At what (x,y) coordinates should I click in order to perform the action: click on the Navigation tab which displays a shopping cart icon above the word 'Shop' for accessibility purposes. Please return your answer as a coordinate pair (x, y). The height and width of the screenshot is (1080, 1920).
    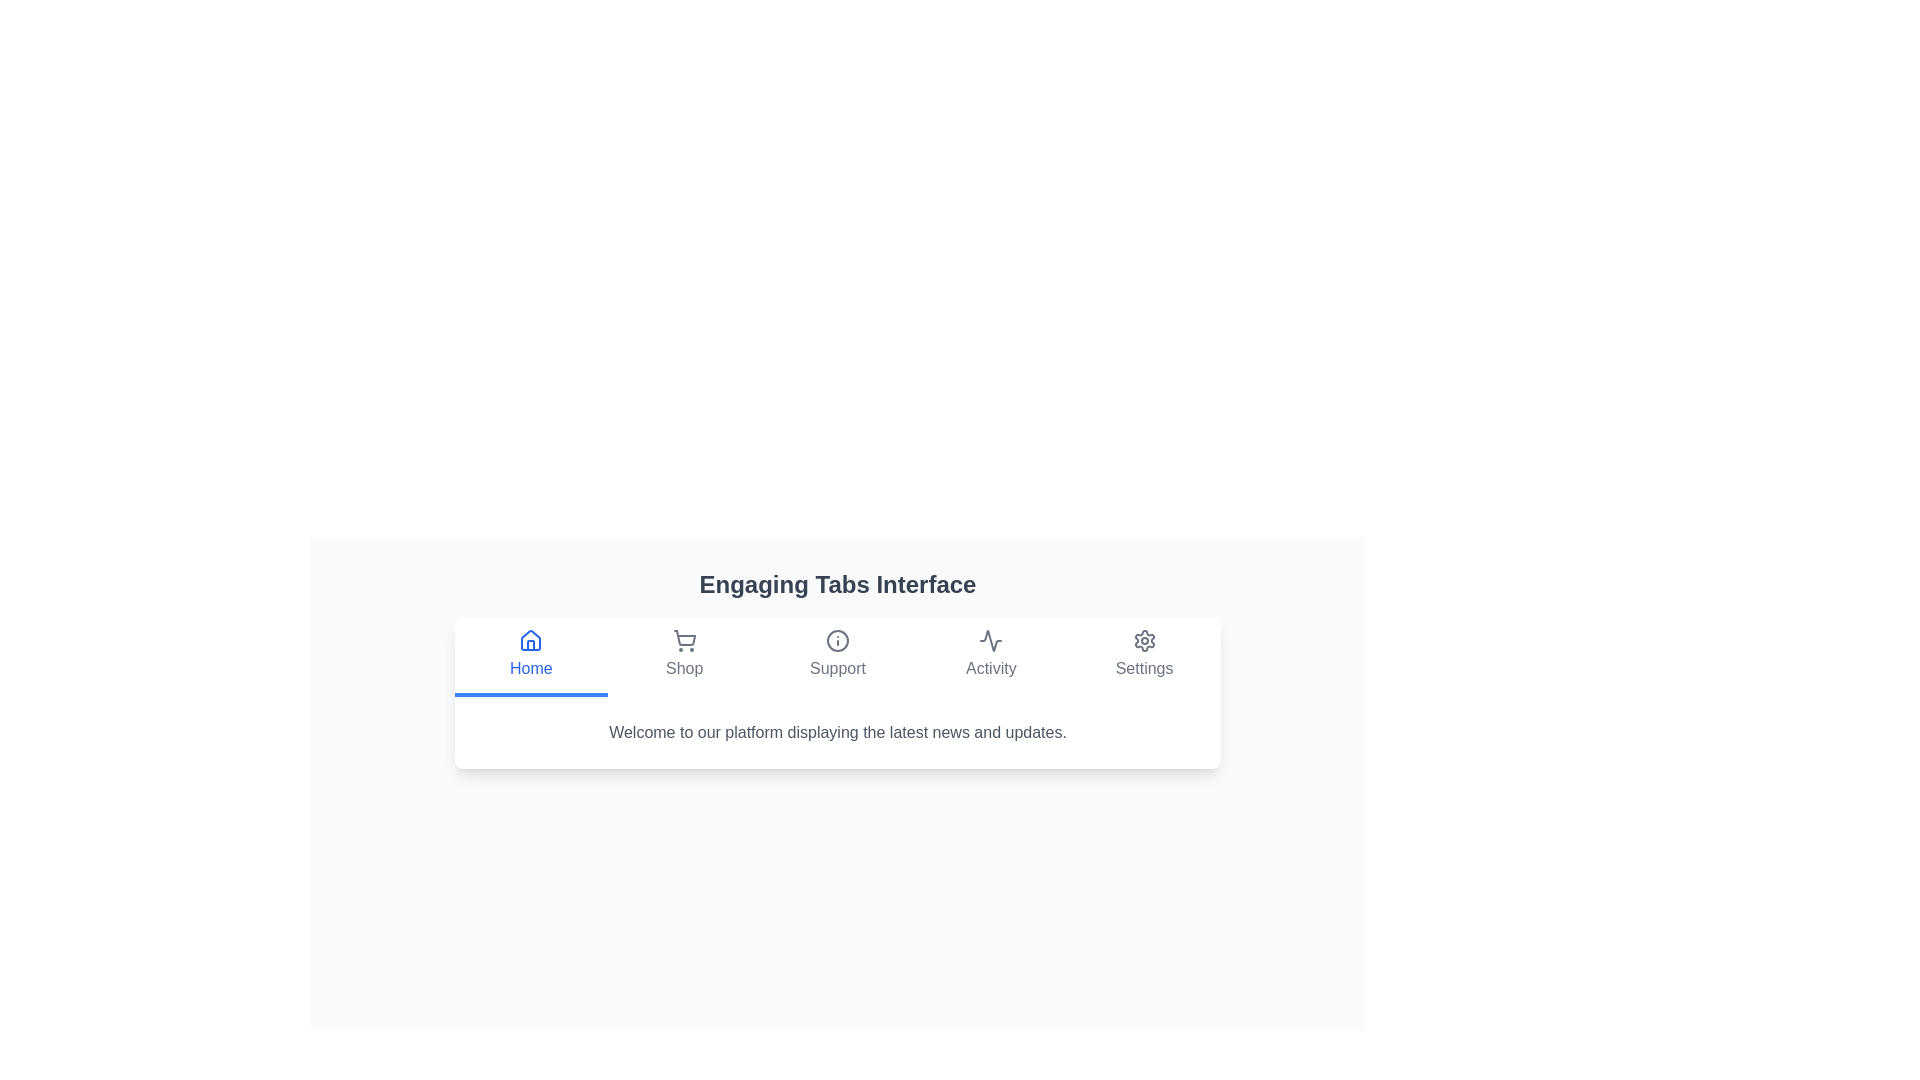
    Looking at the image, I should click on (684, 656).